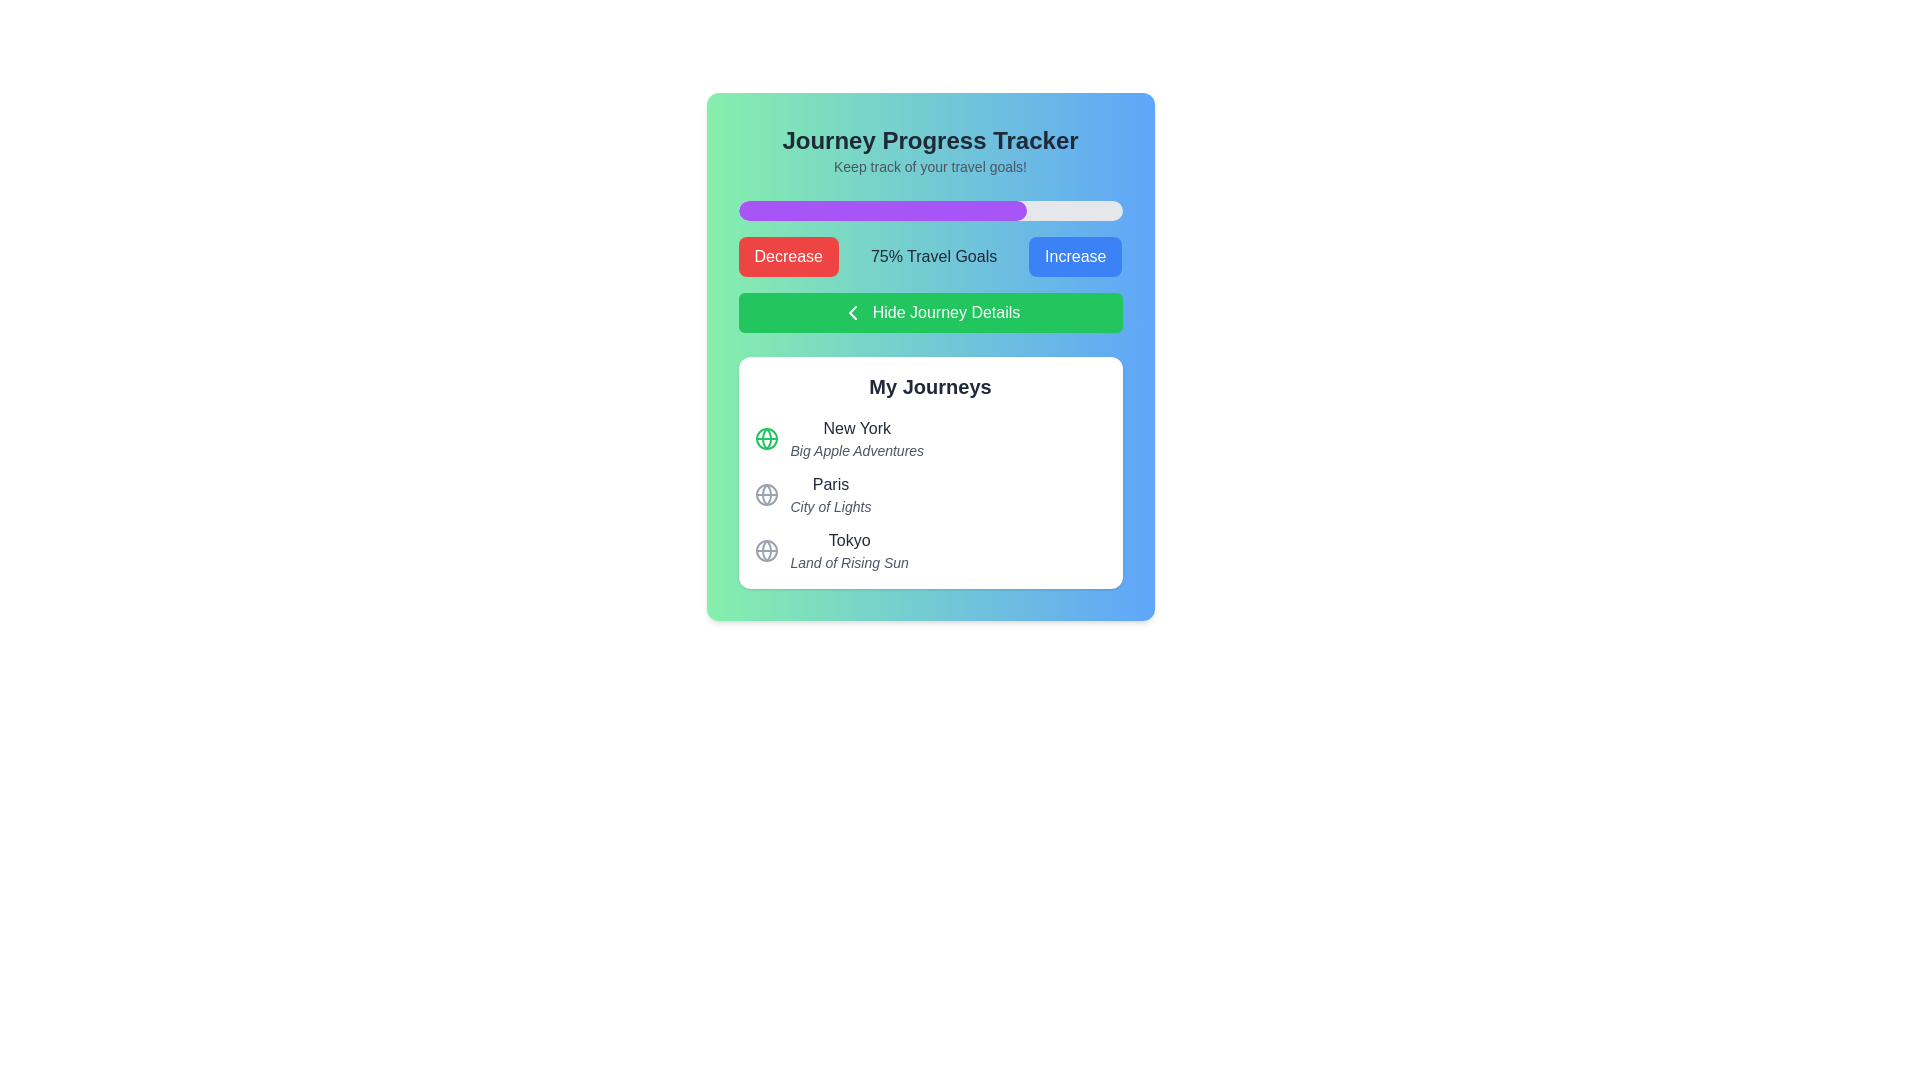 This screenshot has height=1080, width=1920. What do you see at coordinates (765, 438) in the screenshot?
I see `the green circular globe icon located in the 'My Journeys' section, which is positioned to the left of the label 'New York - Big Apple Adventures'` at bounding box center [765, 438].